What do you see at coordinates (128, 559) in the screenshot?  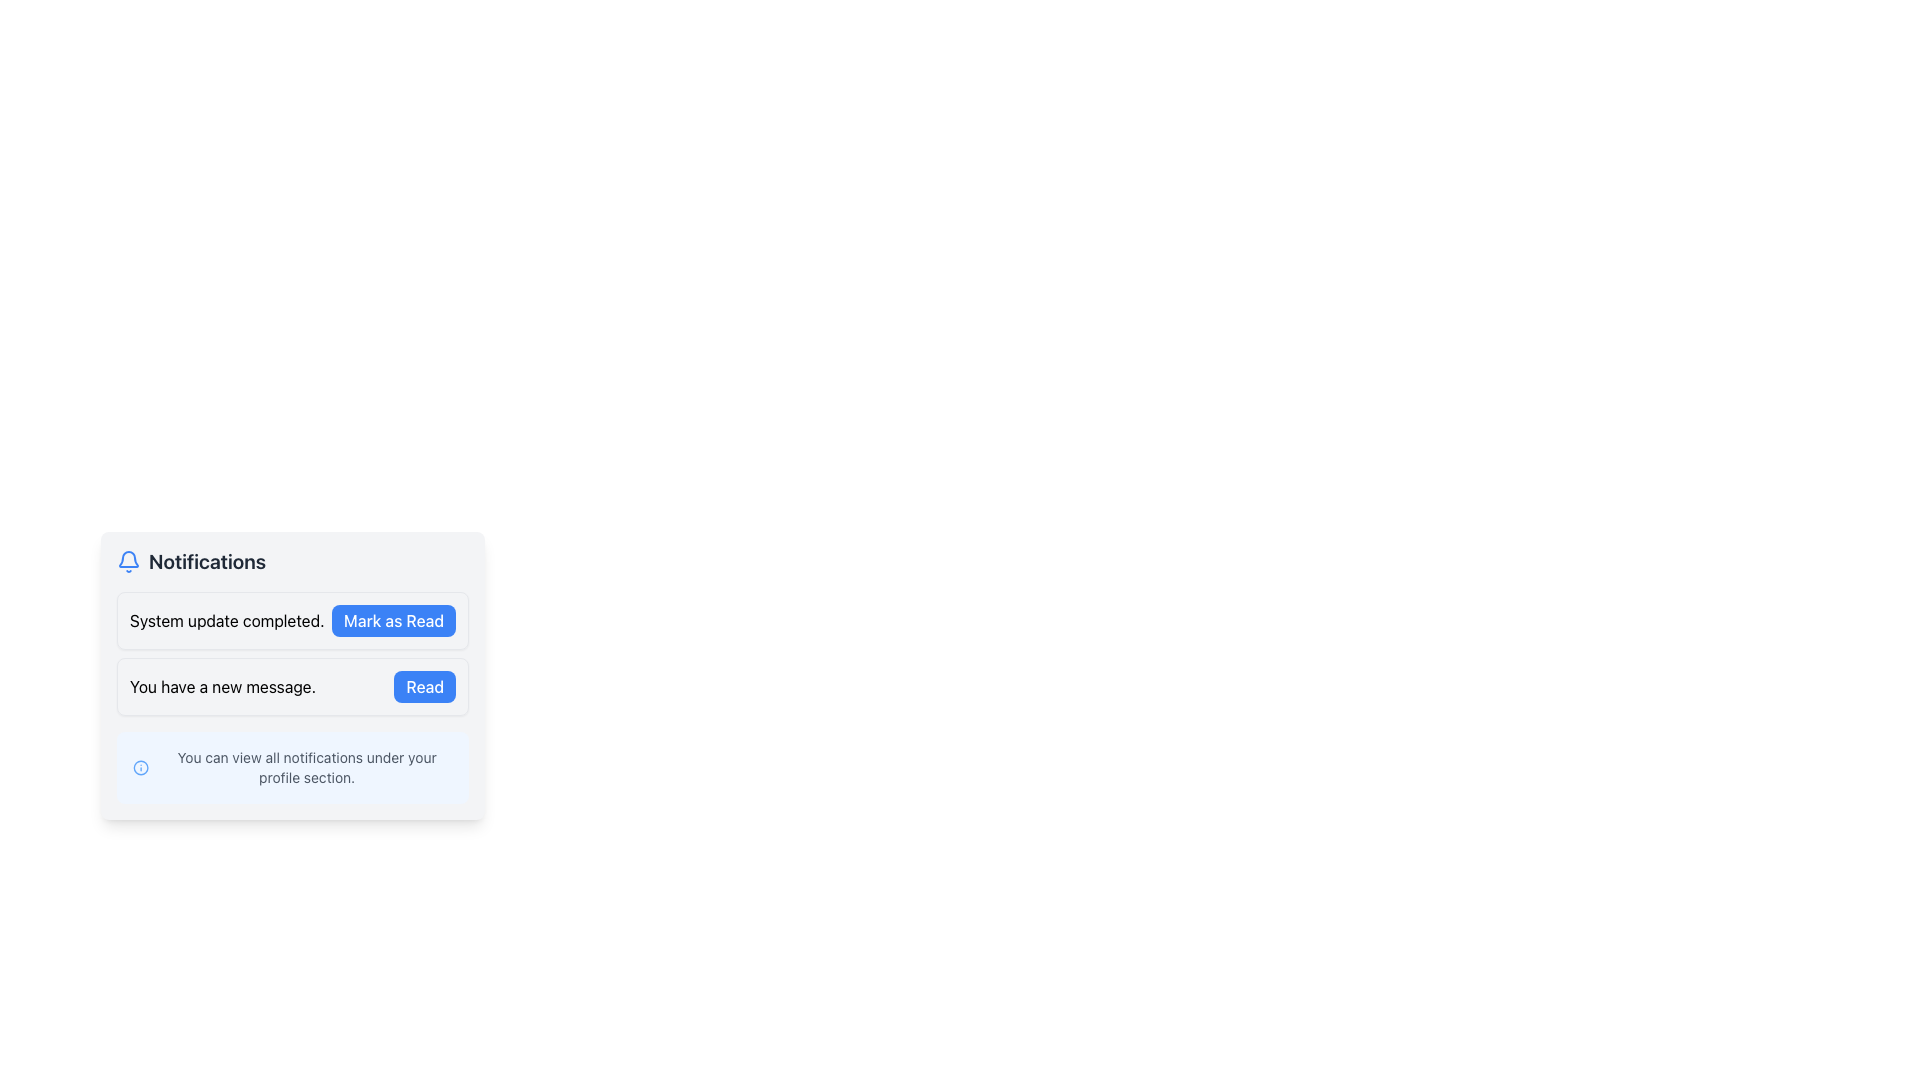 I see `the lower section of the bell icon, which is part of the notification system and located near the heading 'Notifications'` at bounding box center [128, 559].